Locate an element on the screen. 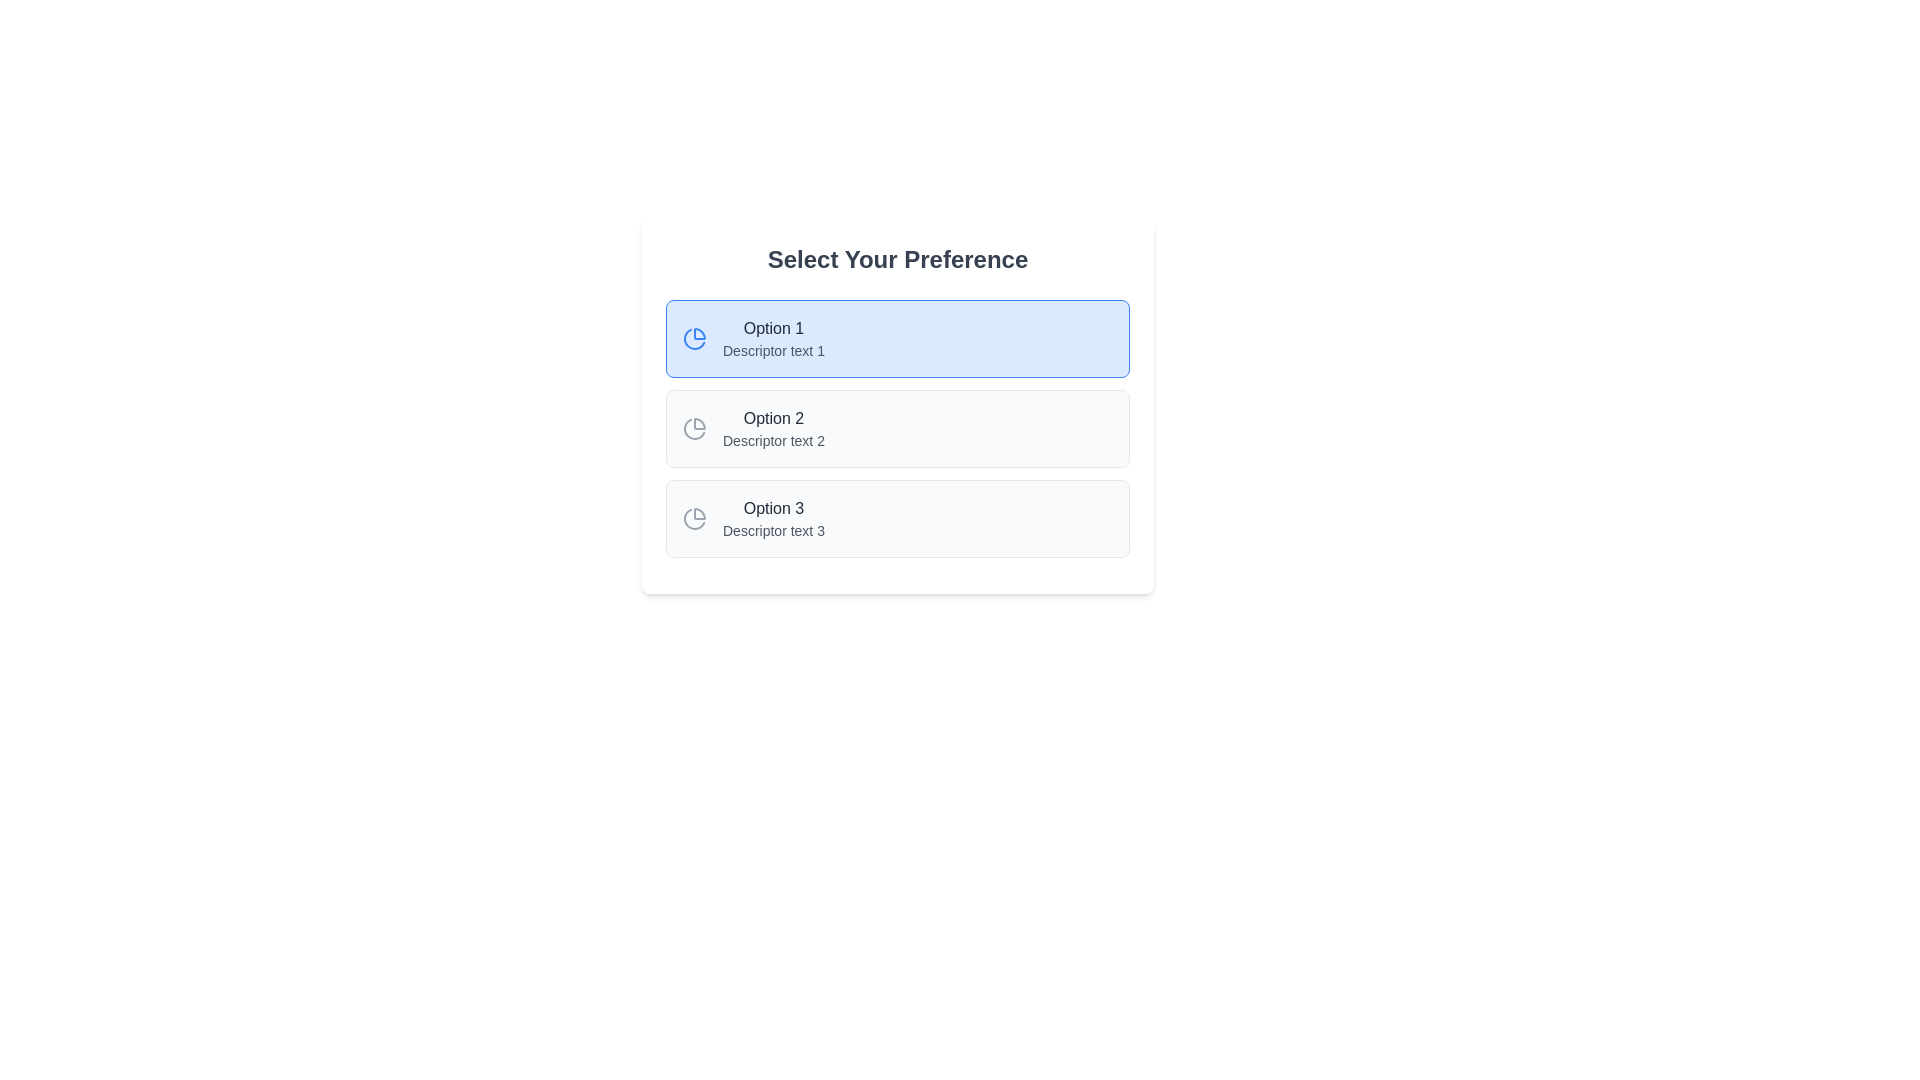 The height and width of the screenshot is (1080, 1920). the title text of the second selectable option in the list, which is positioned above 'Descriptor text 2' and to the right of the clock icon is located at coordinates (772, 418).